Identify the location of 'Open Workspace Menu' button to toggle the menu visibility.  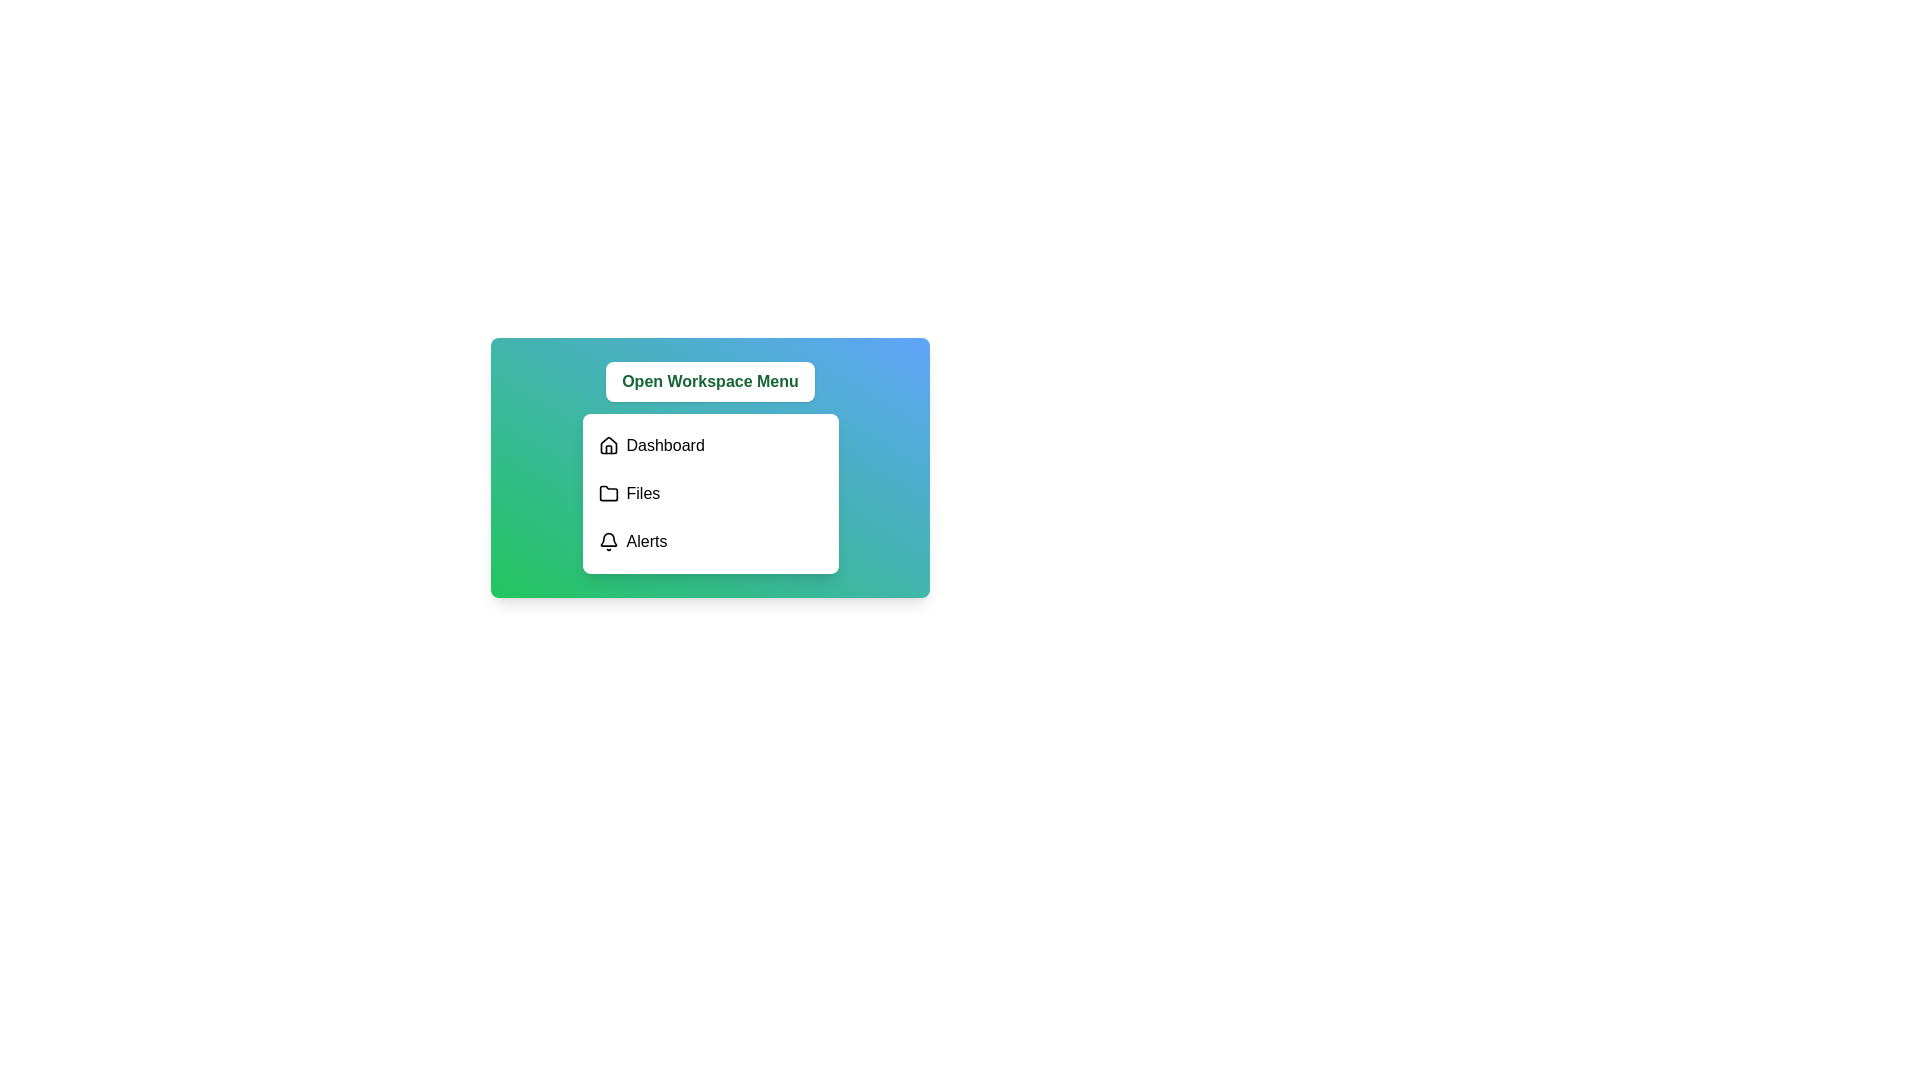
(710, 381).